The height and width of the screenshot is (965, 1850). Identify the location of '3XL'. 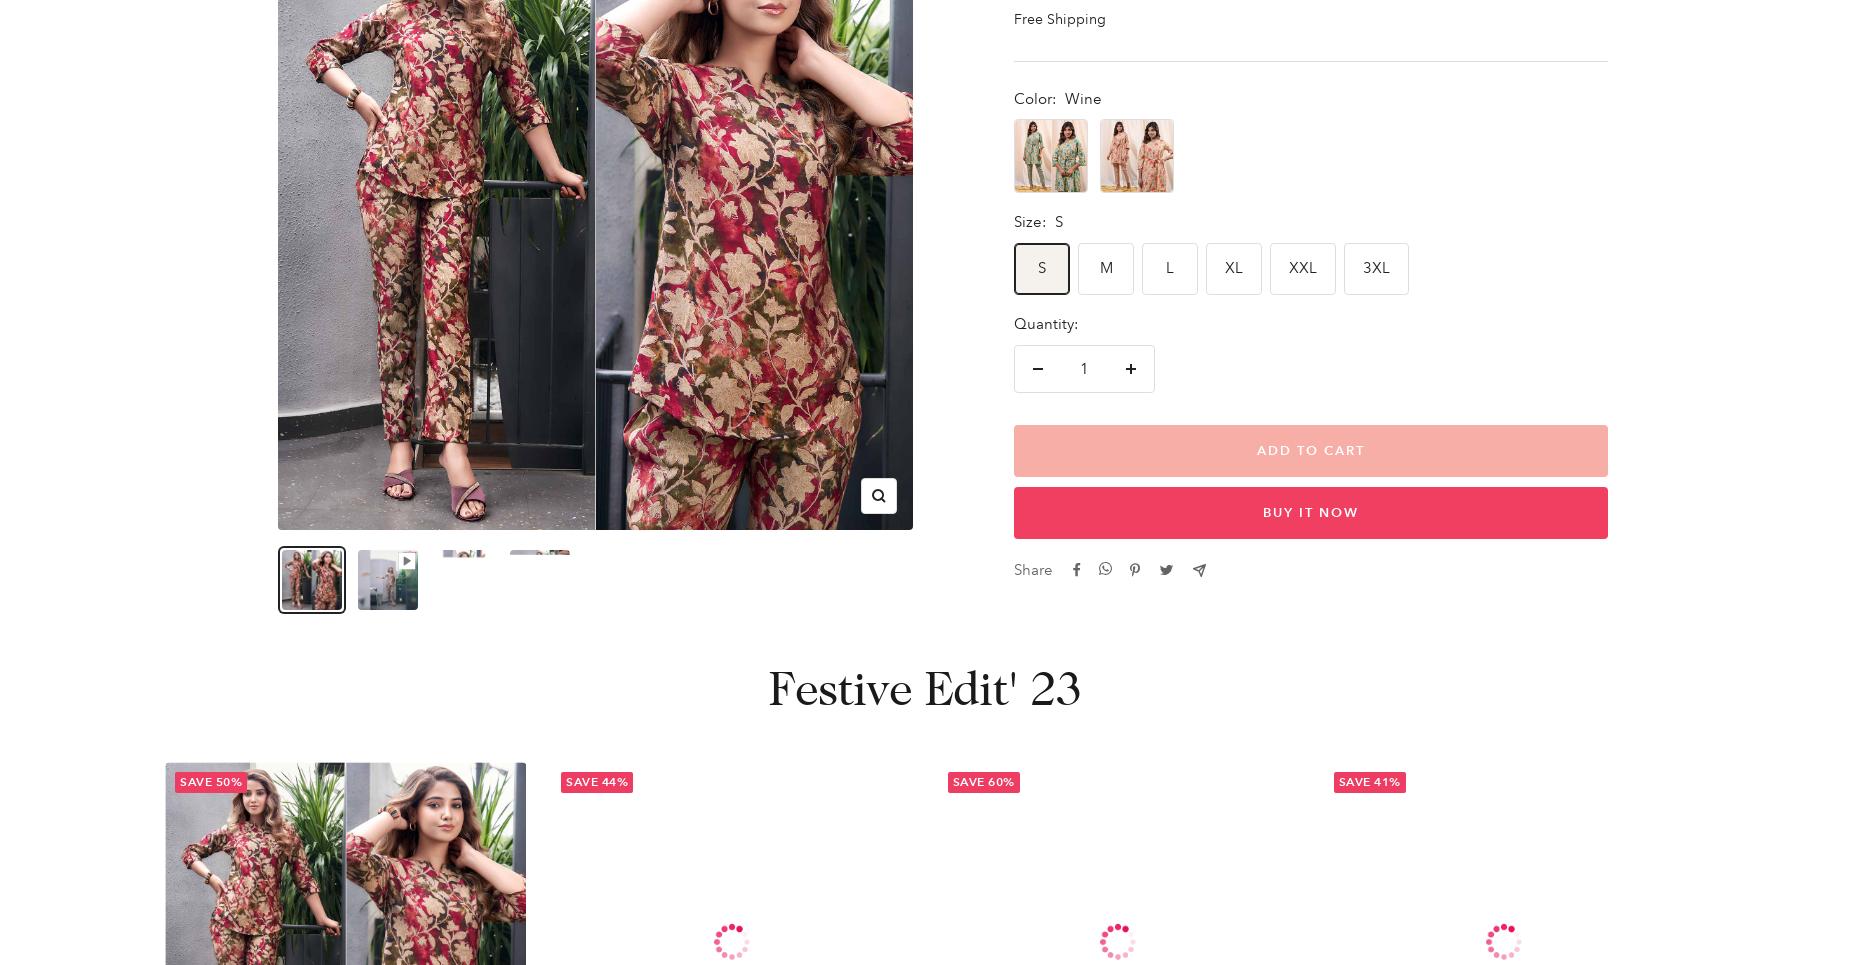
(1375, 267).